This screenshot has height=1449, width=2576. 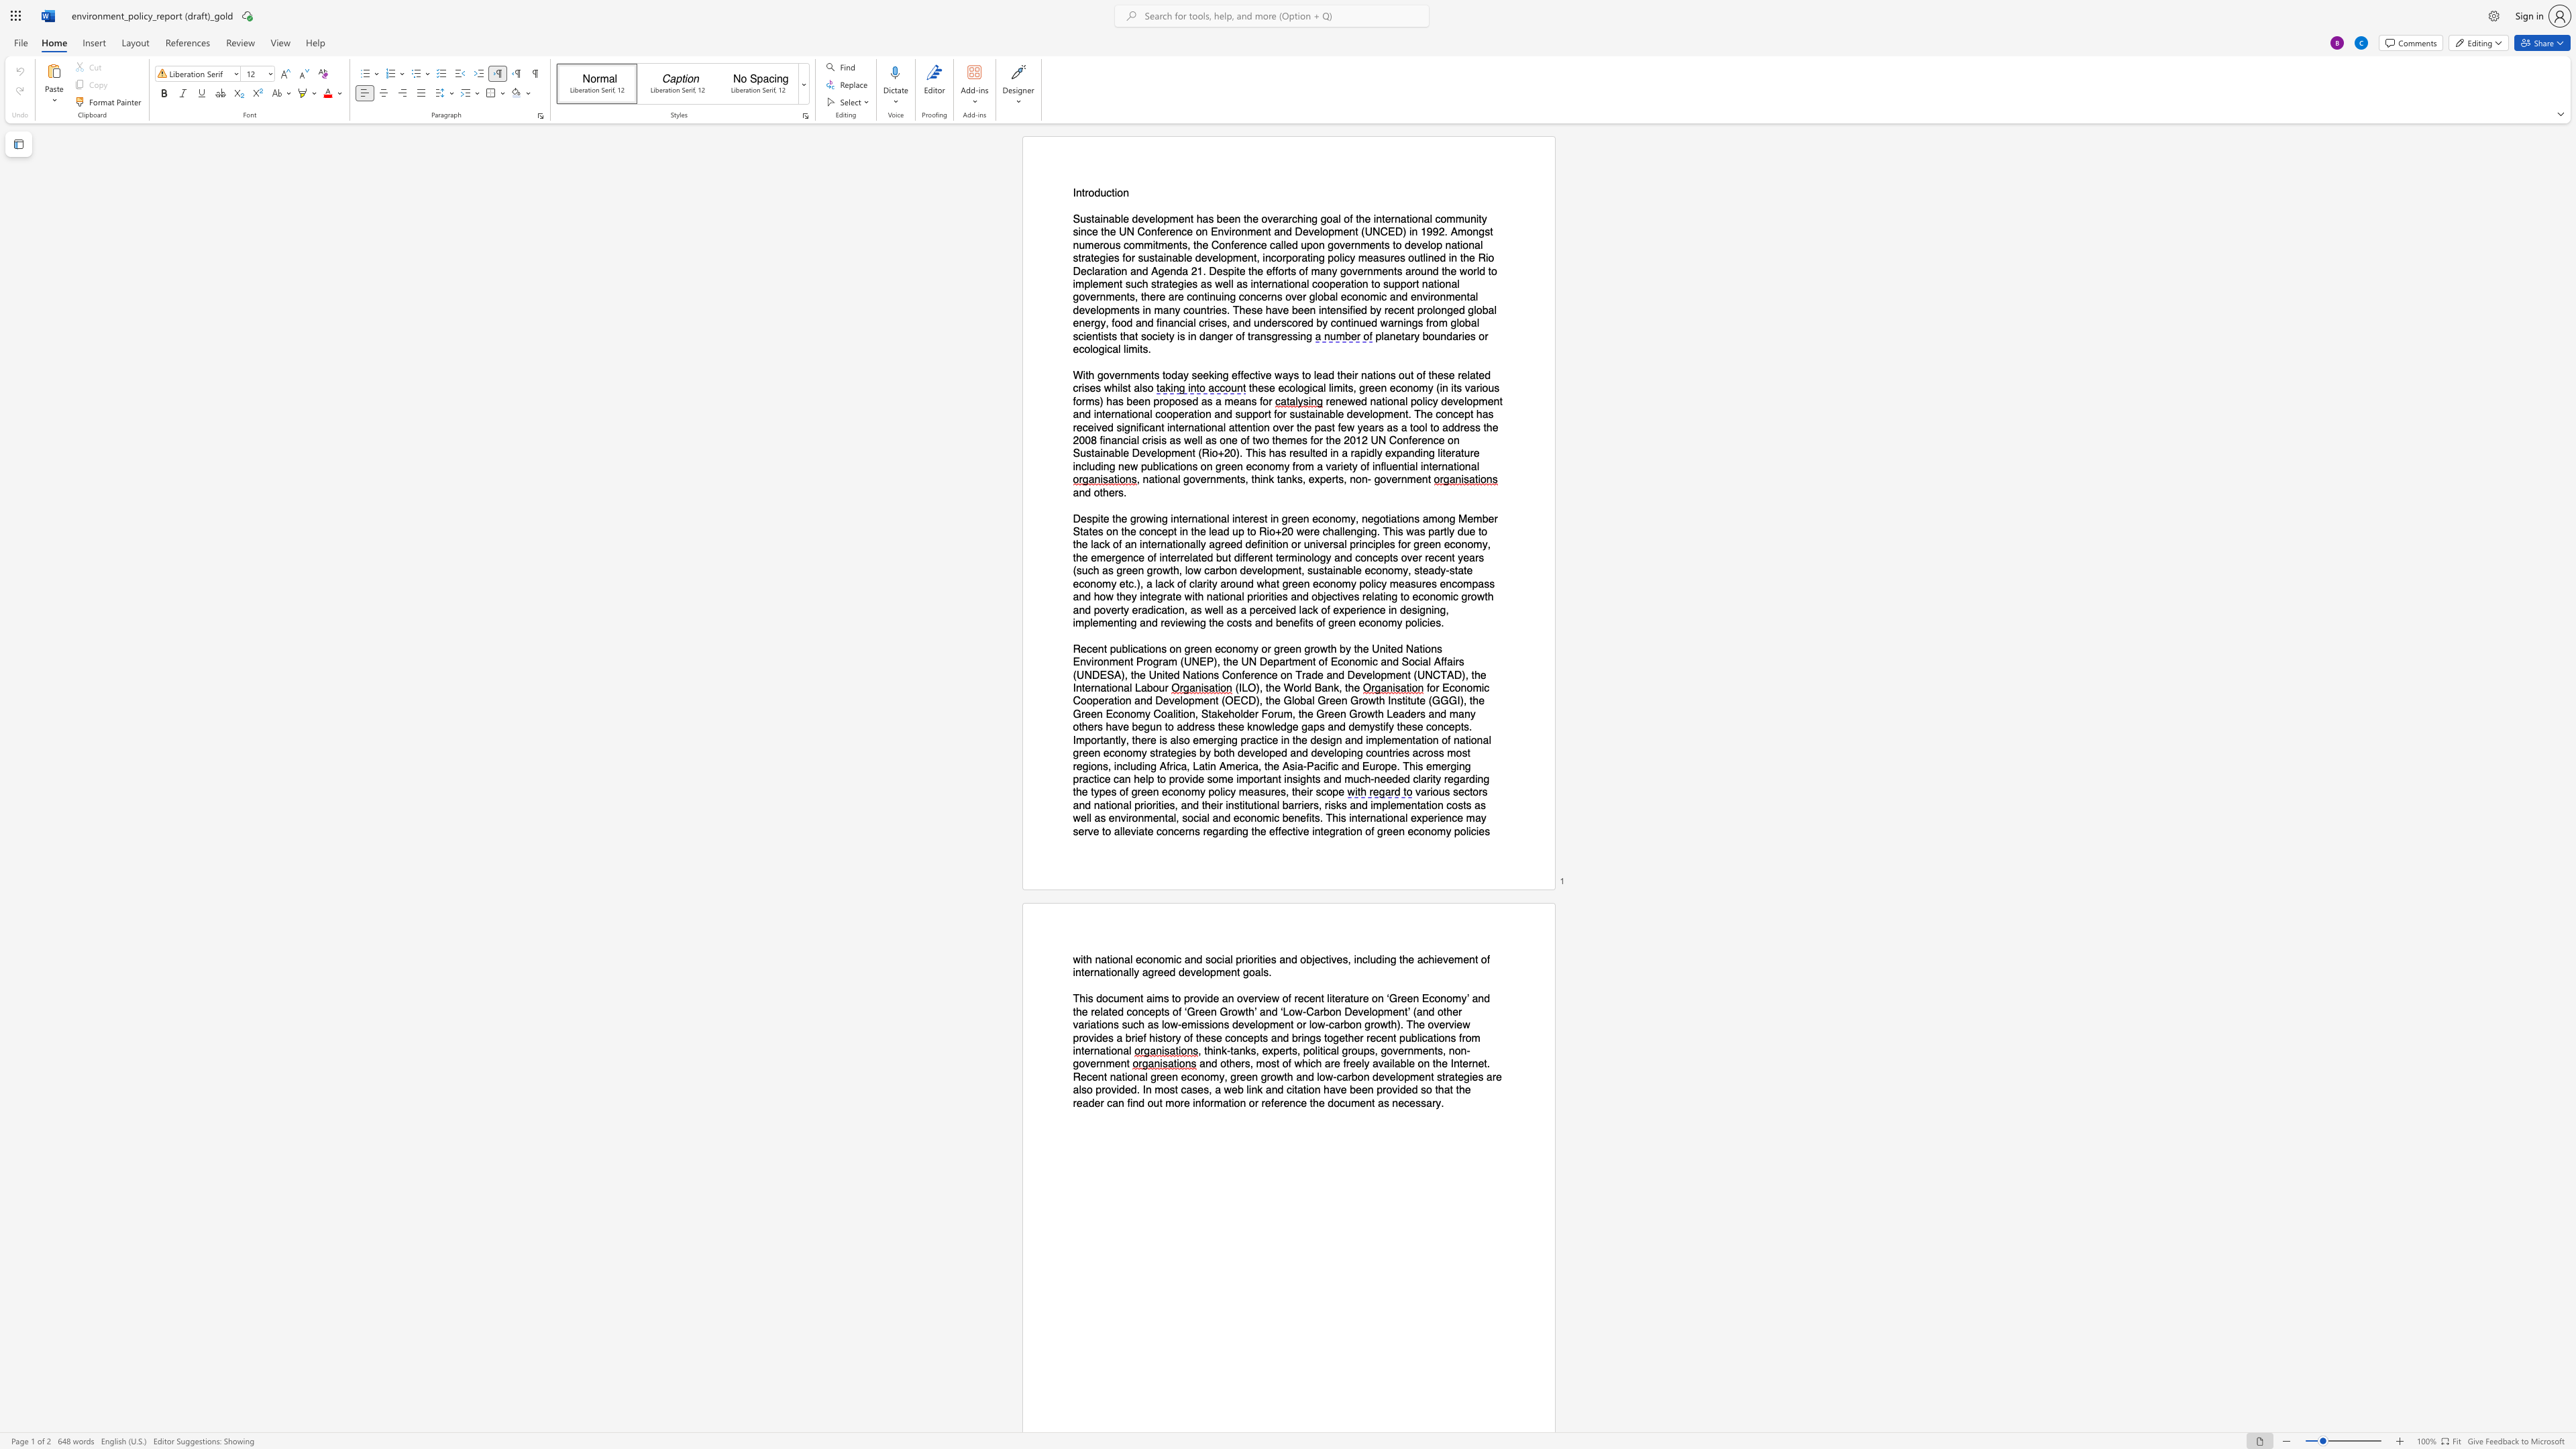 What do you see at coordinates (1353, 959) in the screenshot?
I see `the subset text "including the achievement of internationally a" within the text ", including the achievement of internationally agreed development goals."` at bounding box center [1353, 959].